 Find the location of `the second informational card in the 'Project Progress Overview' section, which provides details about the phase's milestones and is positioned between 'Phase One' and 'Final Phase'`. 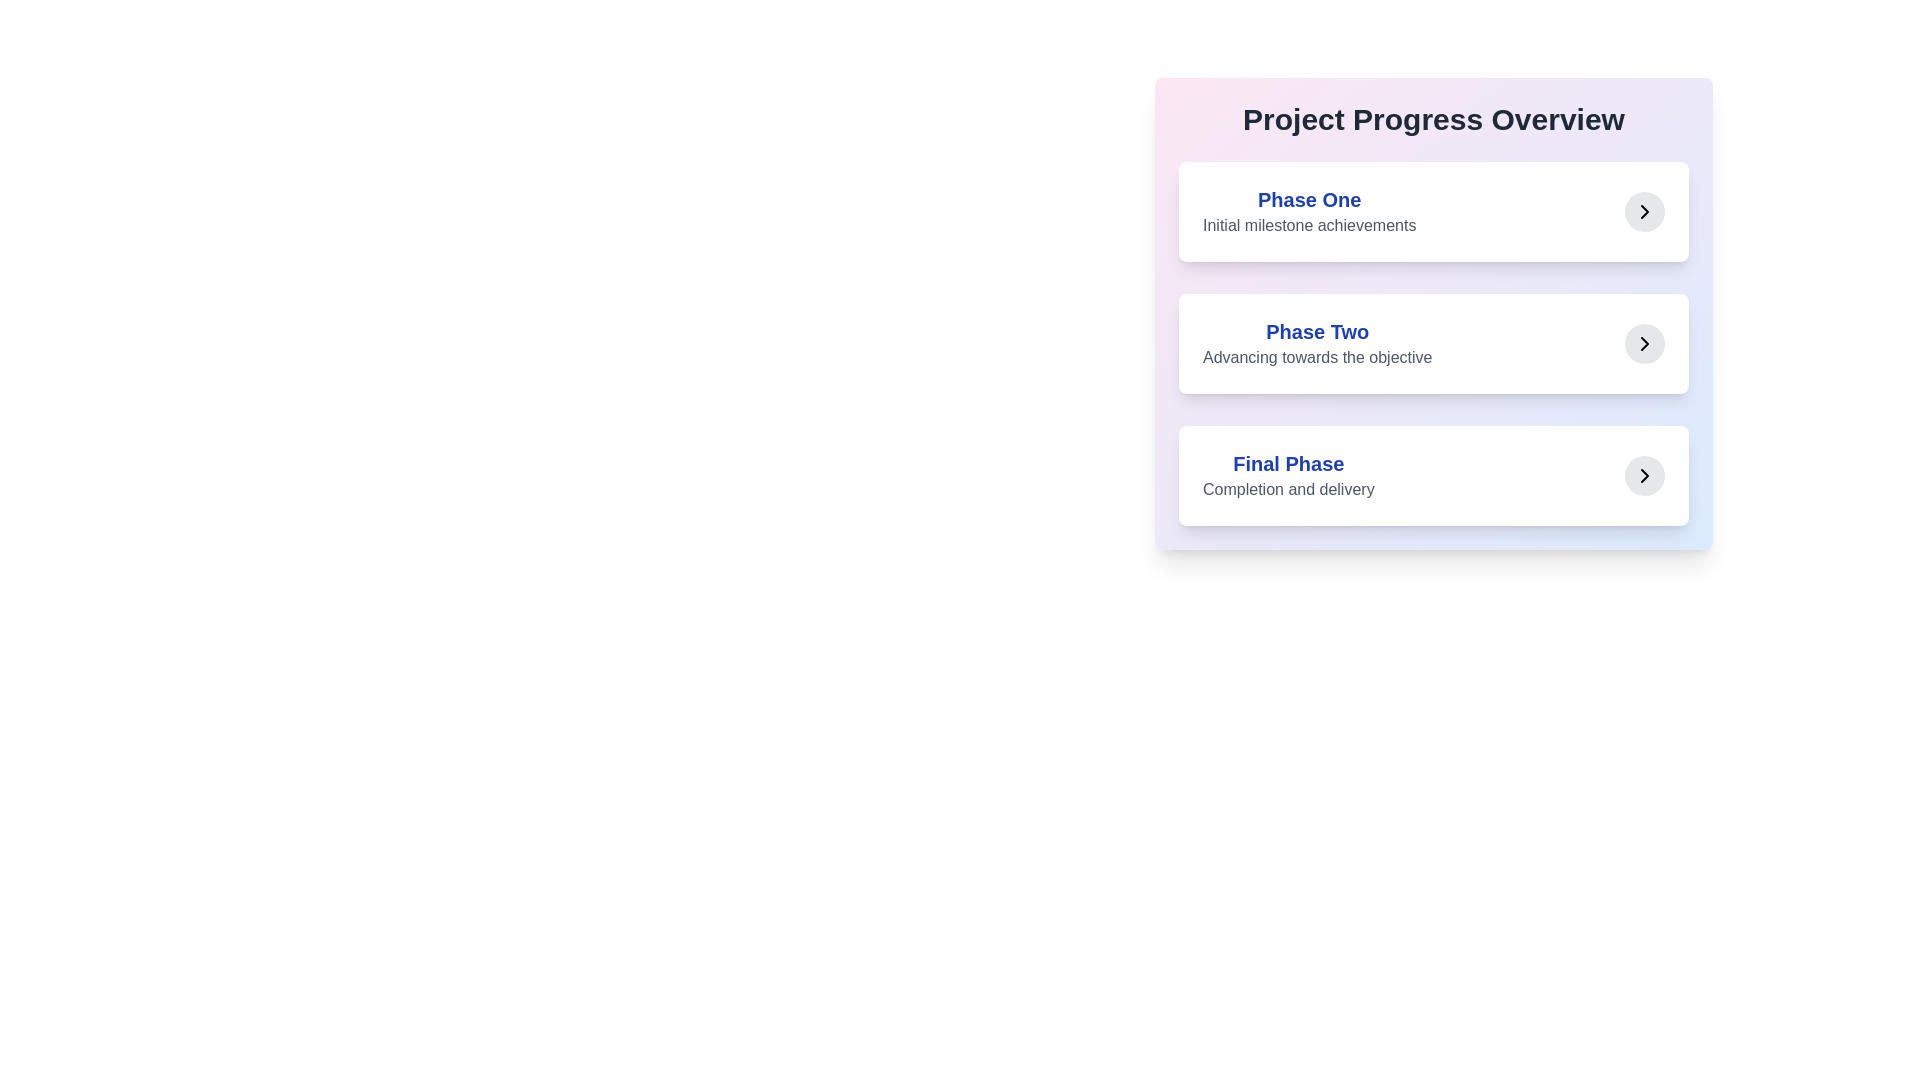

the second informational card in the 'Project Progress Overview' section, which provides details about the phase's milestones and is positioned between 'Phase One' and 'Final Phase' is located at coordinates (1433, 342).